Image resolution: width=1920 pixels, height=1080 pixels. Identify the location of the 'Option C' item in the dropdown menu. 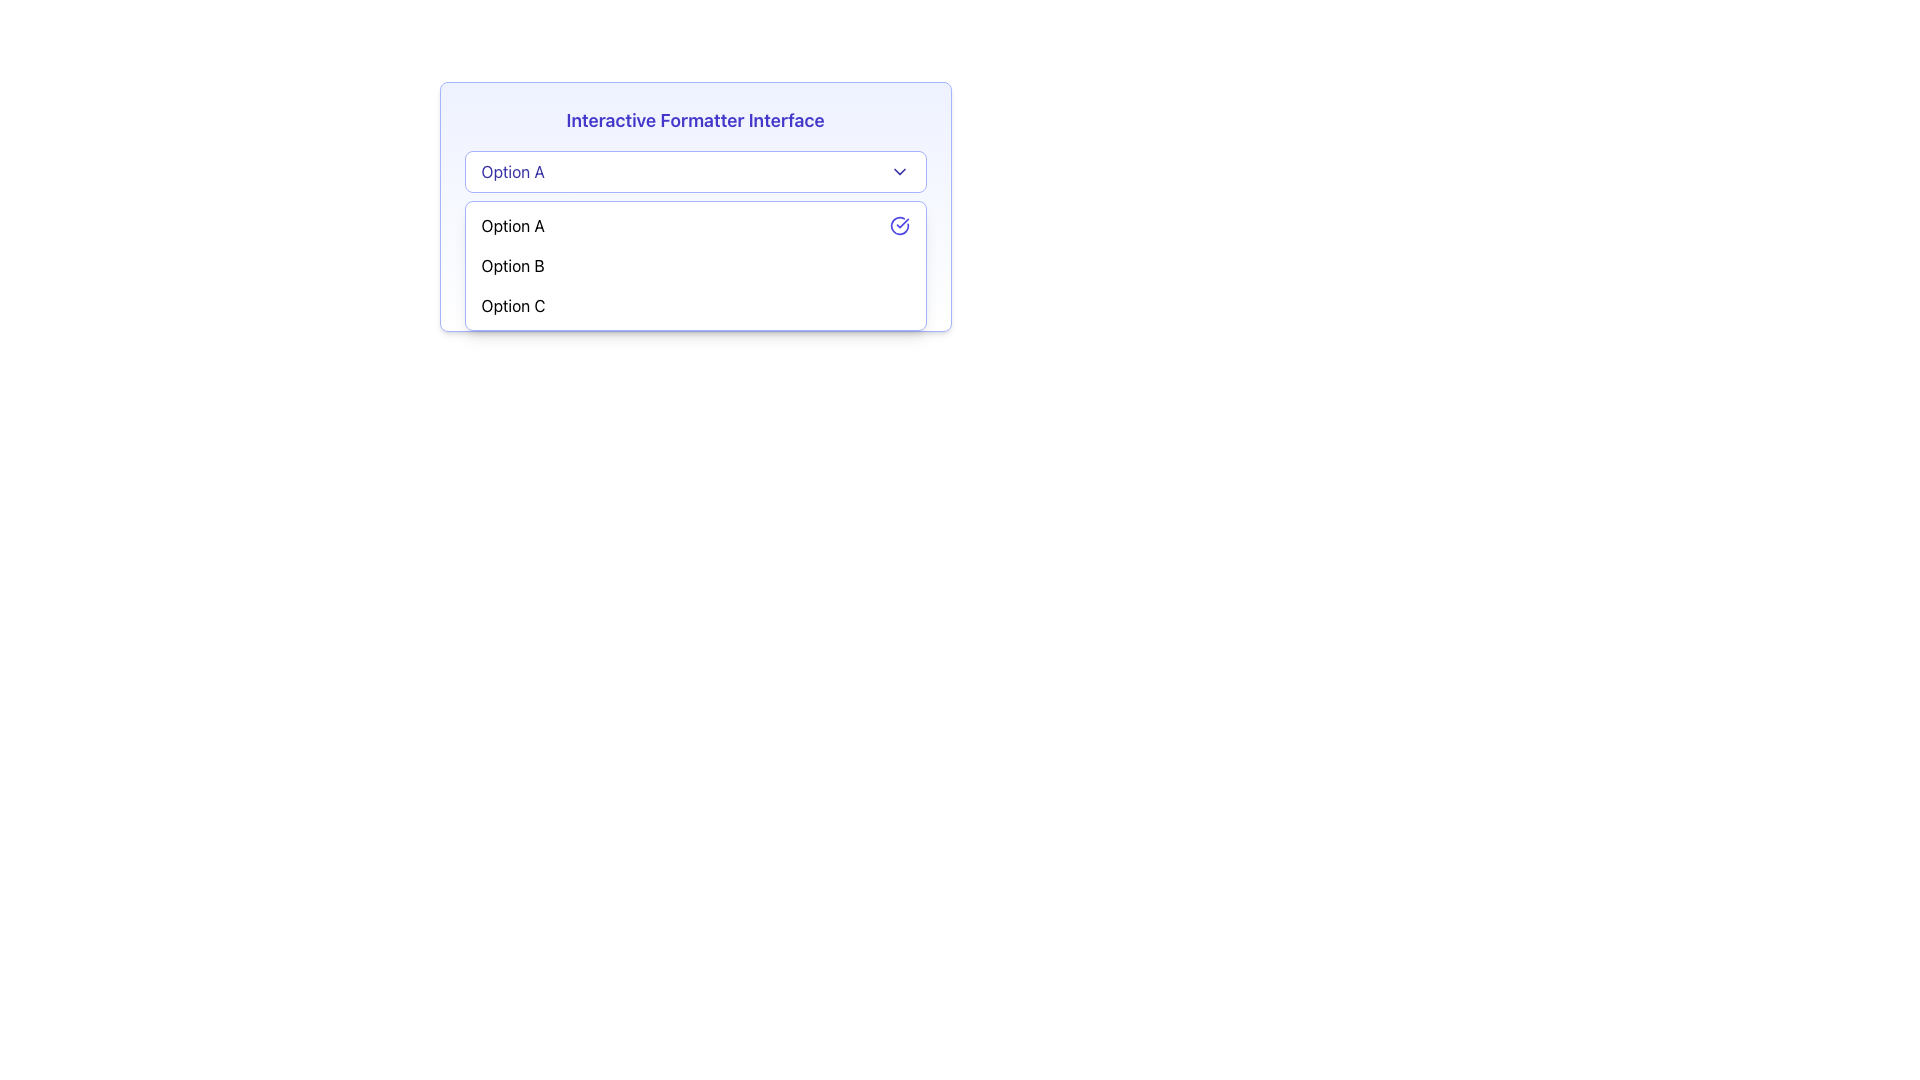
(695, 305).